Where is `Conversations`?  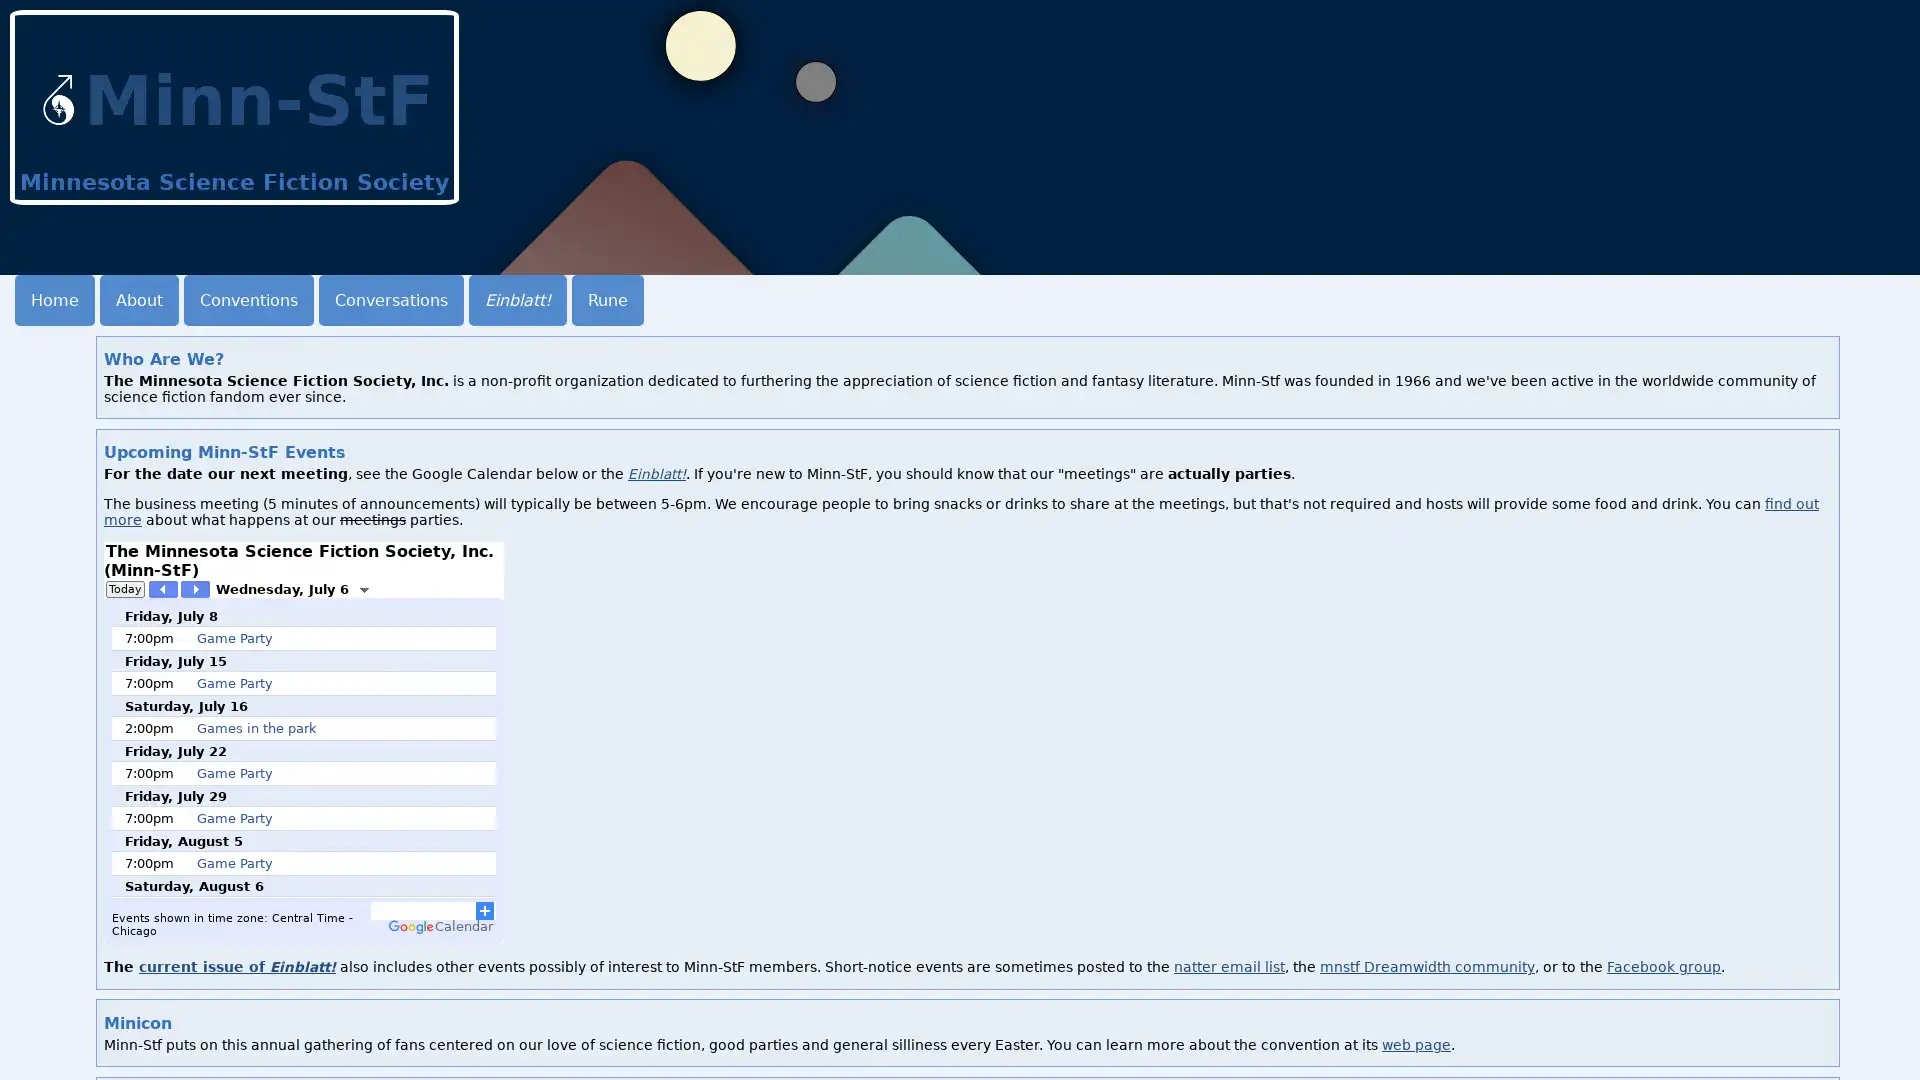 Conversations is located at coordinates (391, 300).